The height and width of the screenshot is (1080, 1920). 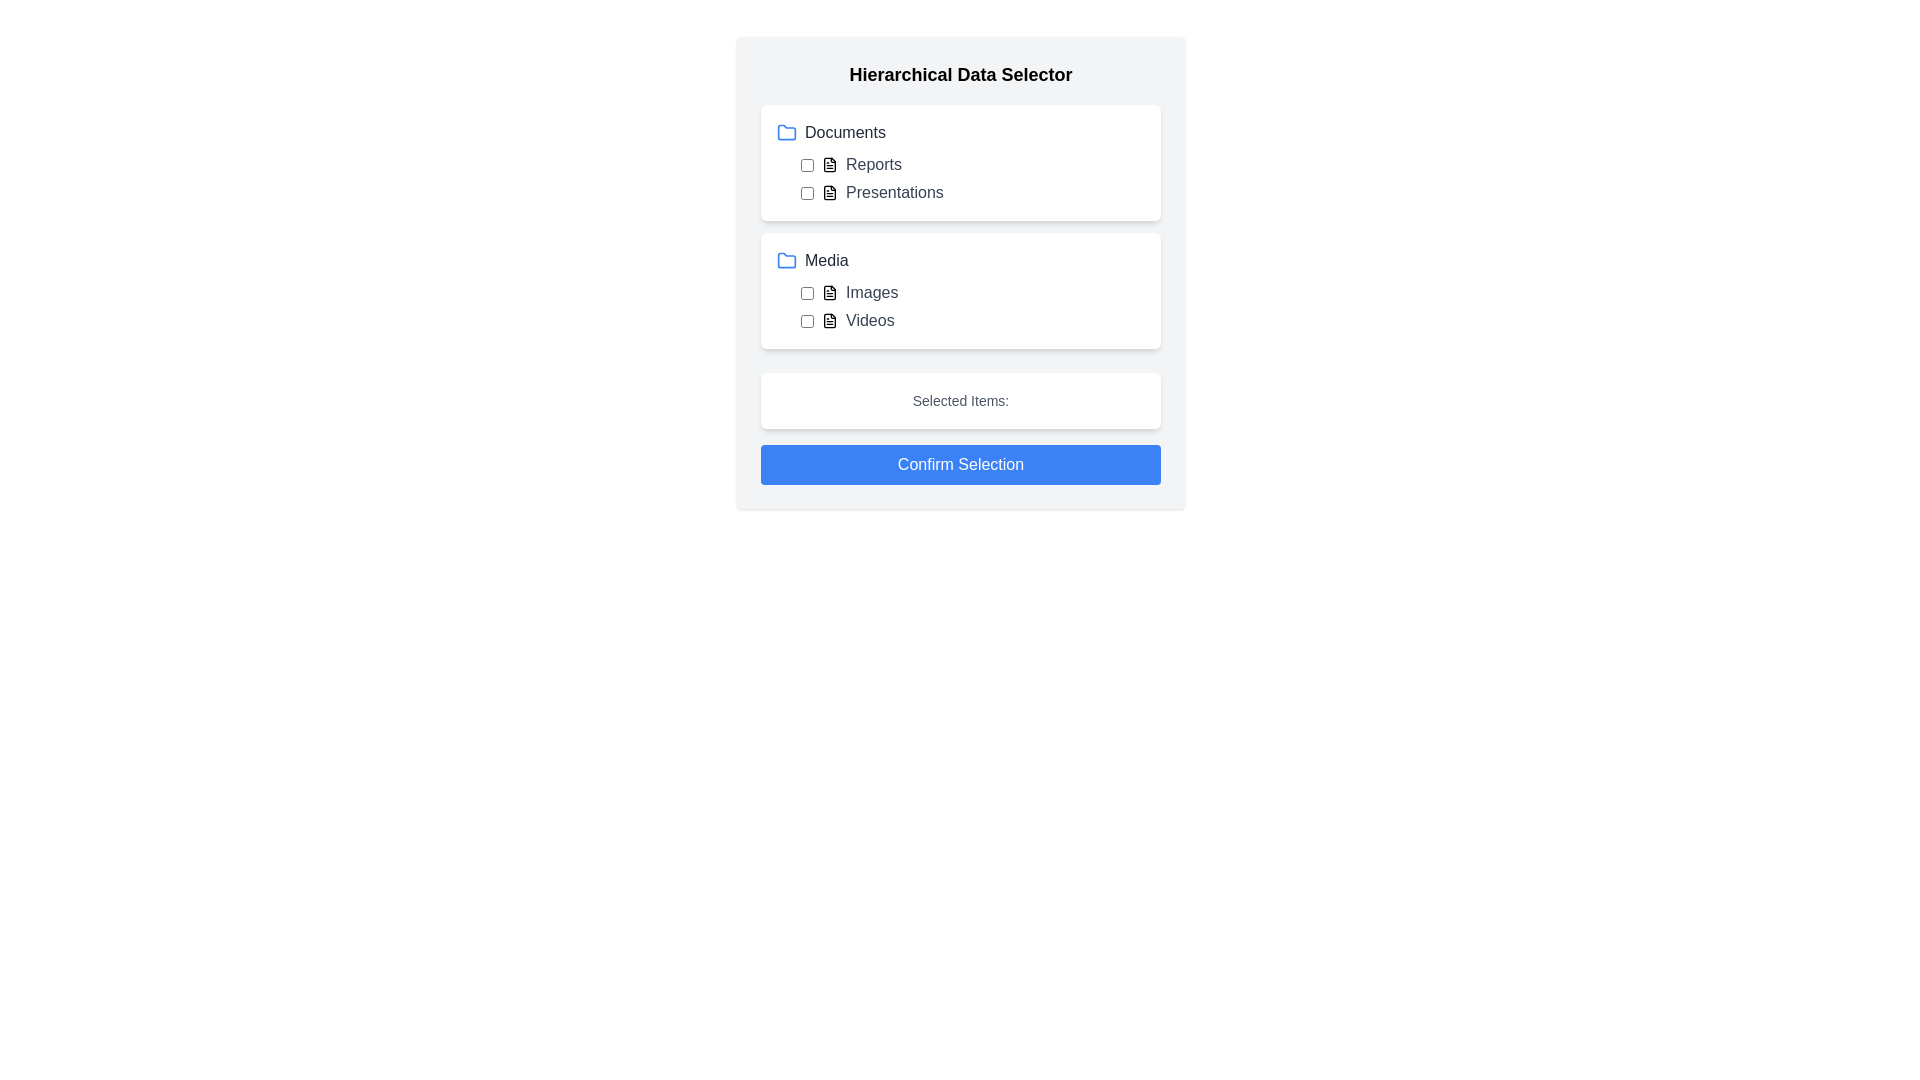 What do you see at coordinates (960, 290) in the screenshot?
I see `the checkbox next to 'Images' in the hierarchical selection list titled 'Media', which is positioned below the 'Documents' section` at bounding box center [960, 290].